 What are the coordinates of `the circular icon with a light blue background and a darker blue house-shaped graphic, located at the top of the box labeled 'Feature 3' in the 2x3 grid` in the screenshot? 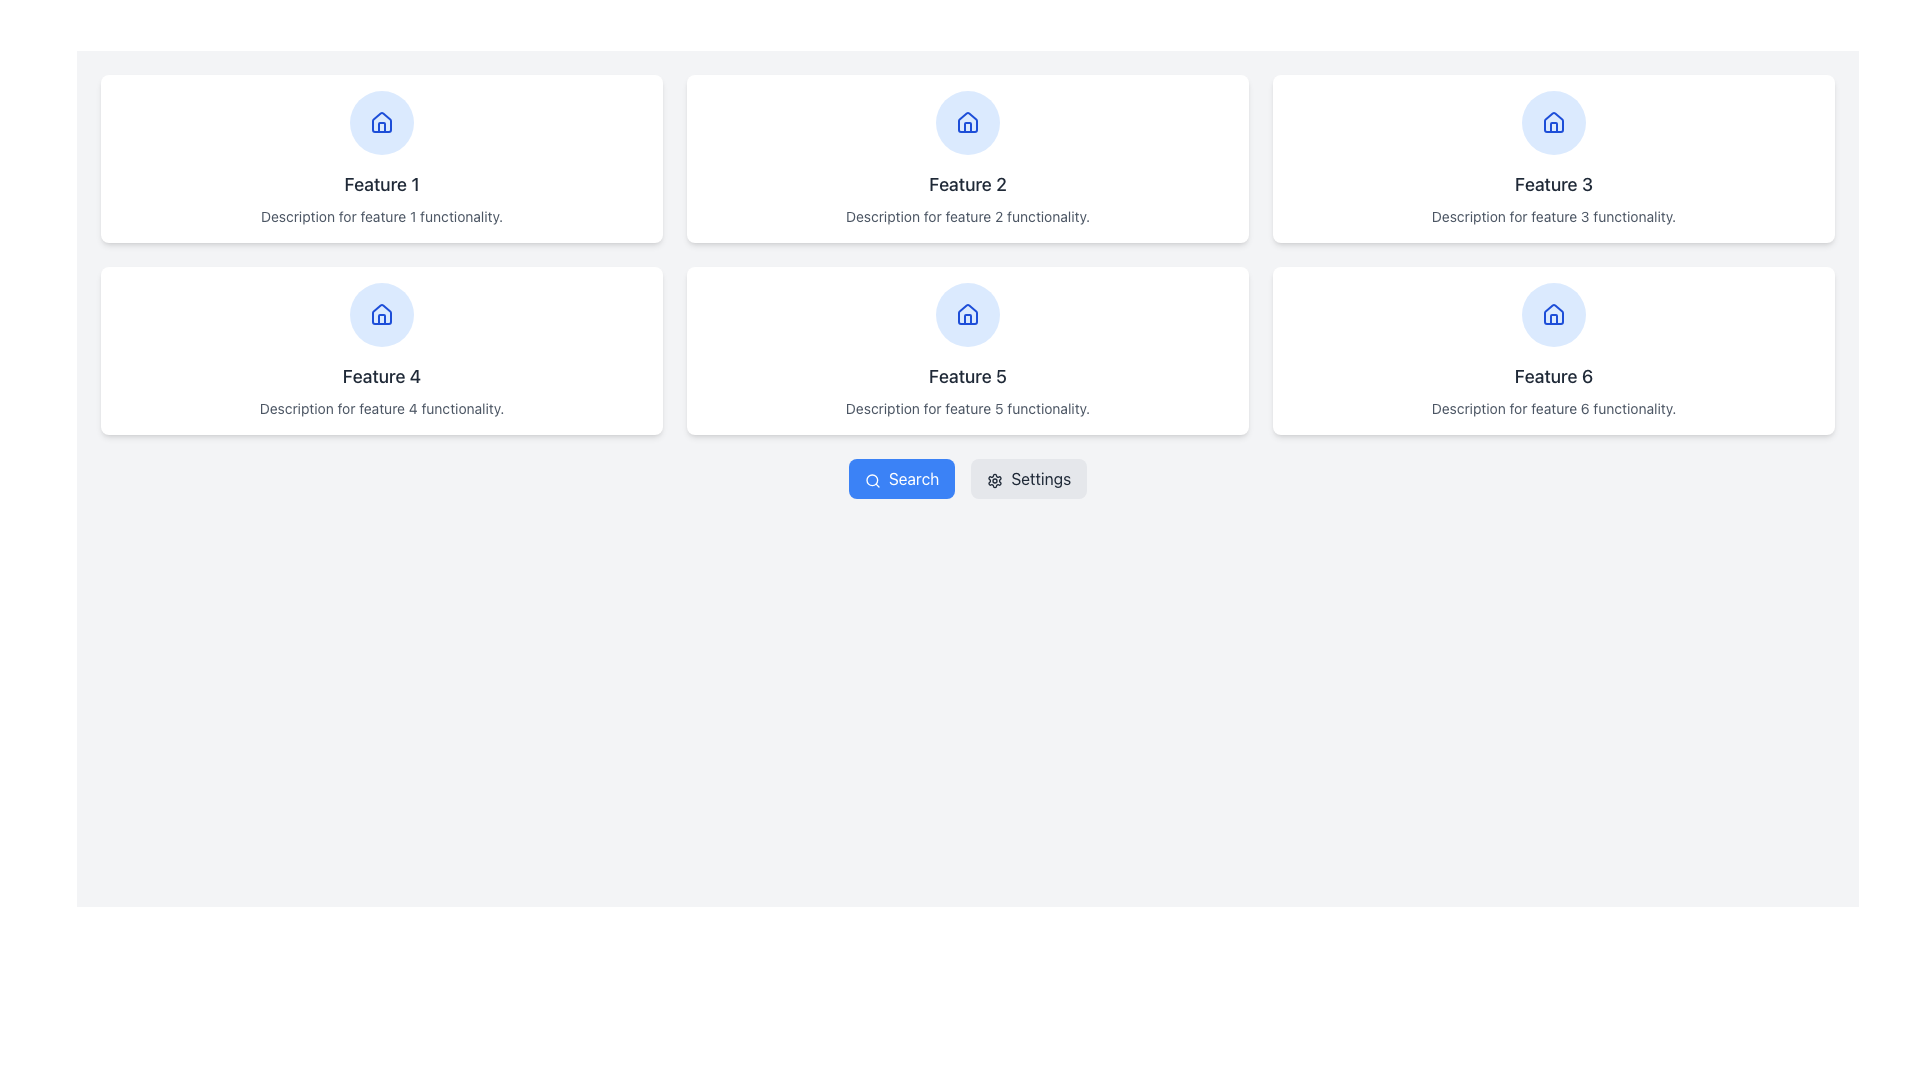 It's located at (1553, 123).